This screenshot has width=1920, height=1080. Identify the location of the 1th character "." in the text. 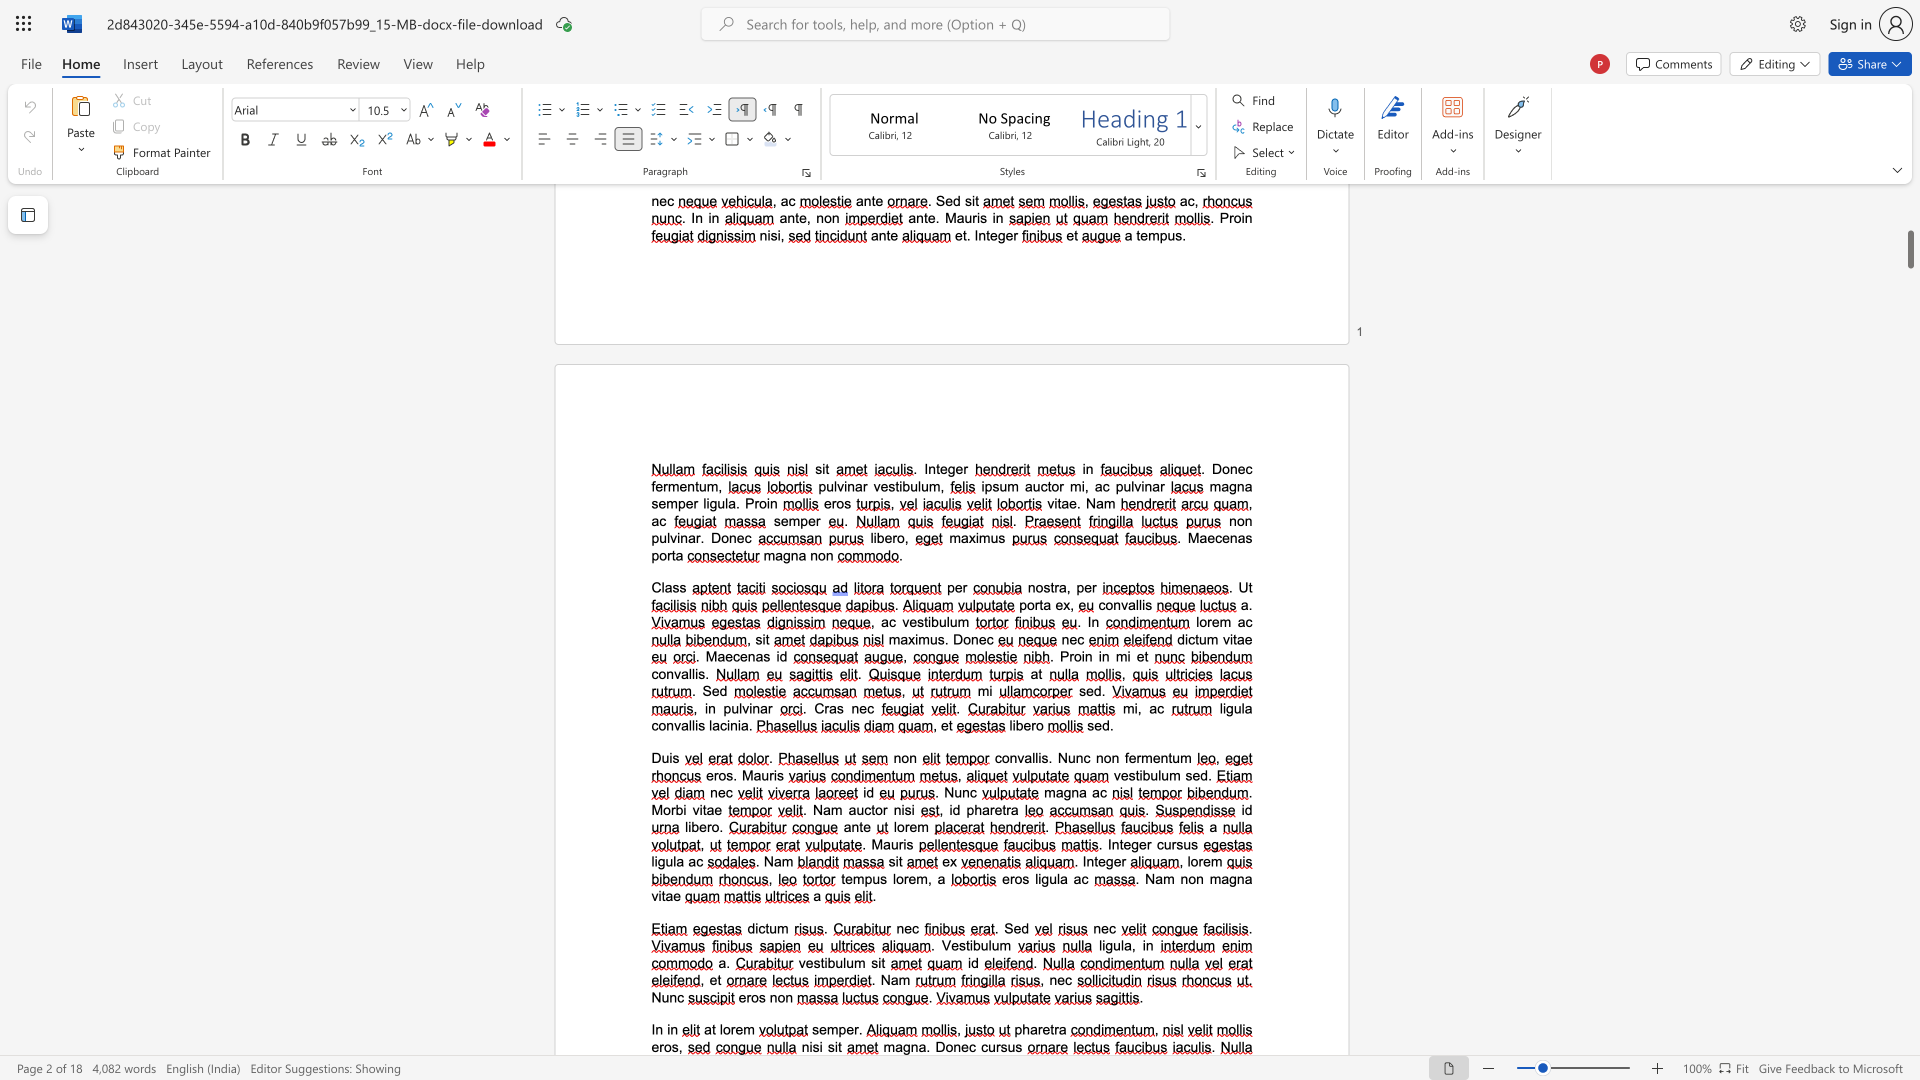
(927, 1046).